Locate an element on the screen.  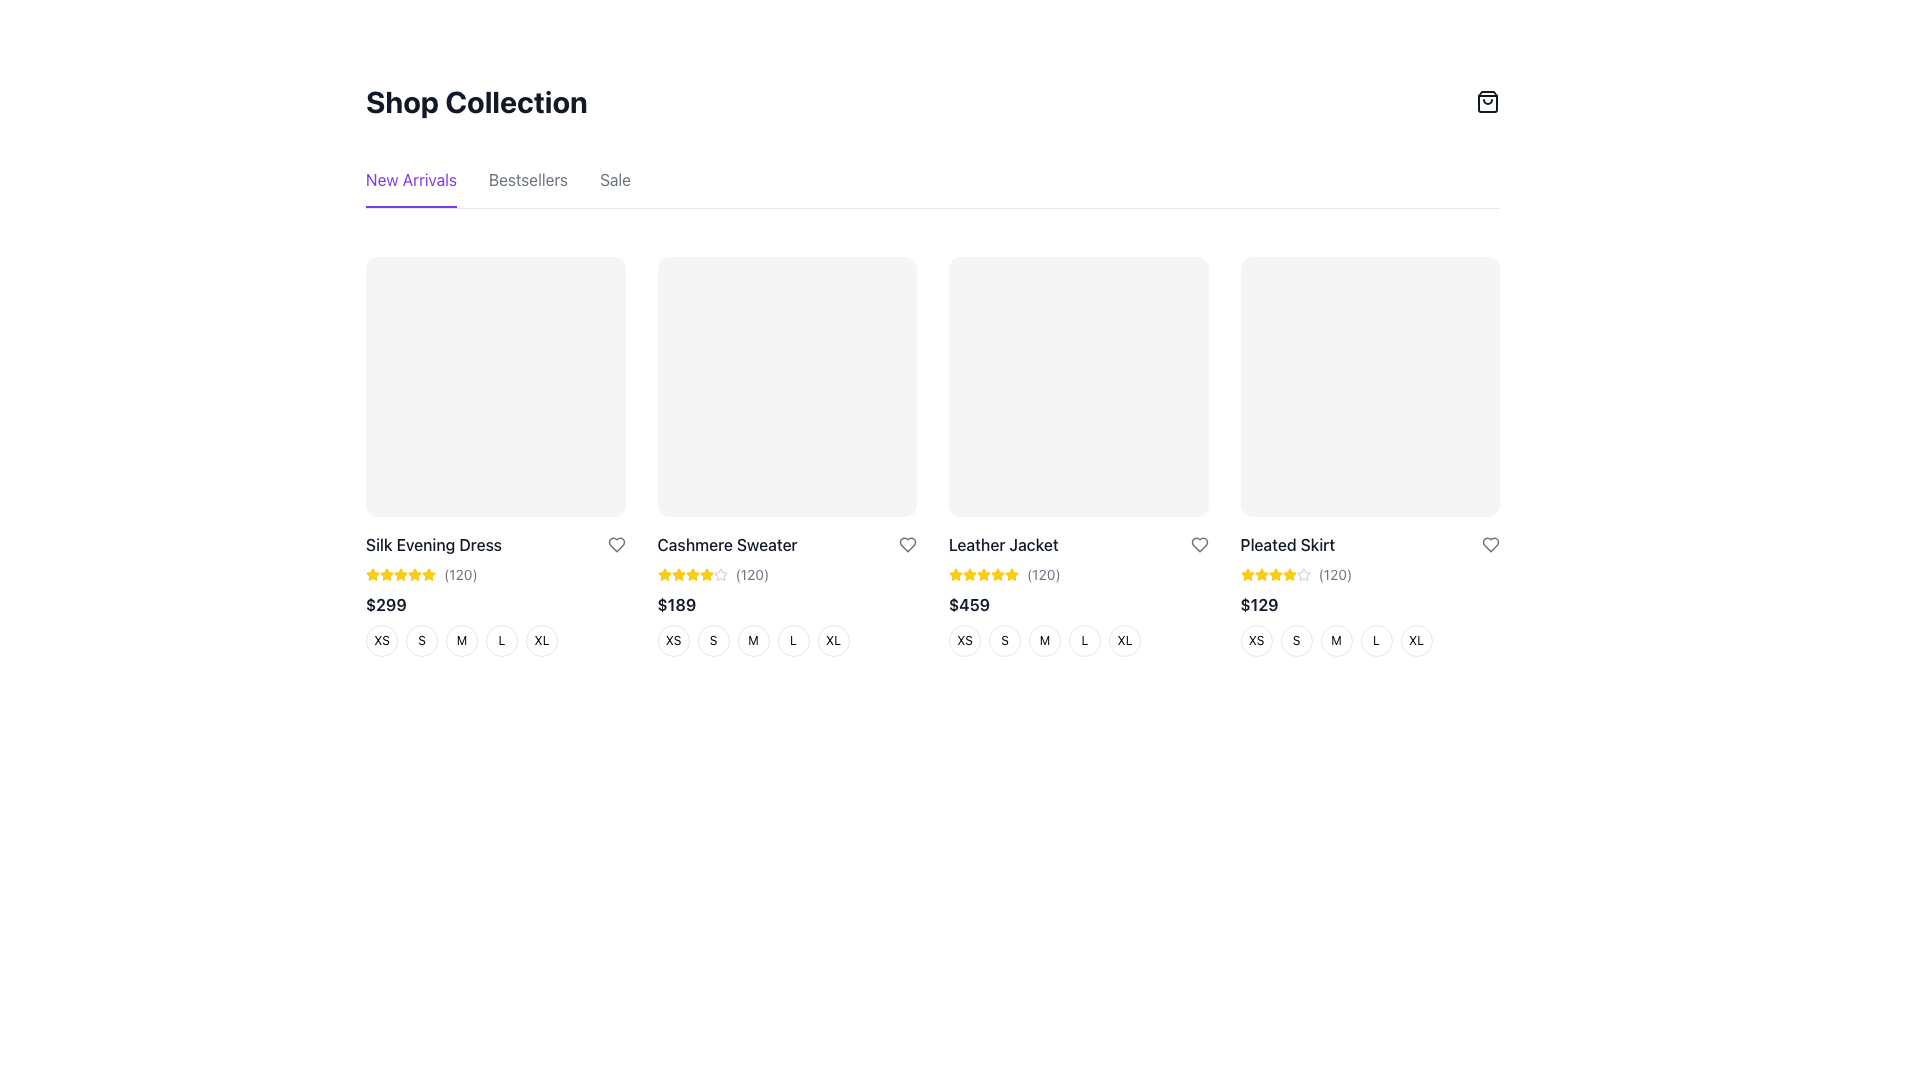
the last star icon of the rating system for the 'Pleated Skirt' product card, which is currently in an unselected state is located at coordinates (1303, 574).